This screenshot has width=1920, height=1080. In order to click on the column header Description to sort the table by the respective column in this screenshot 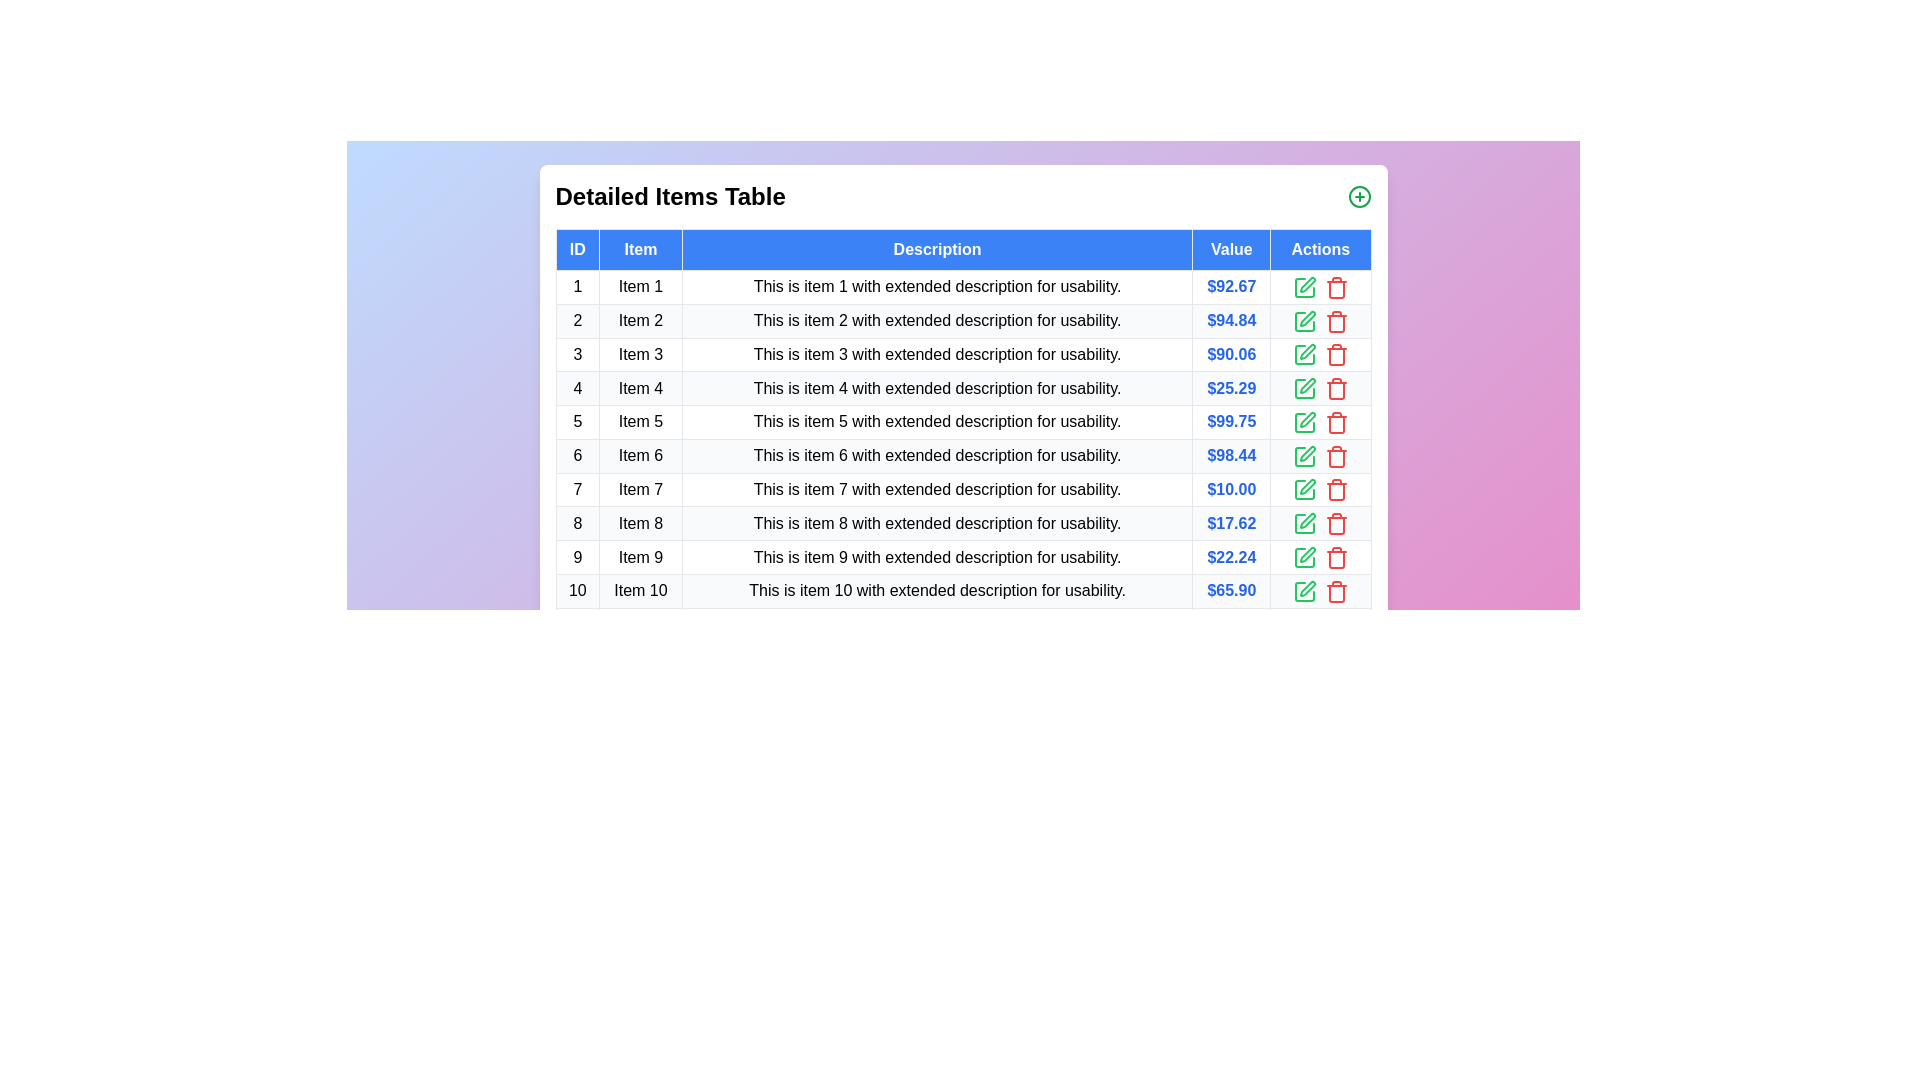, I will do `click(935, 249)`.